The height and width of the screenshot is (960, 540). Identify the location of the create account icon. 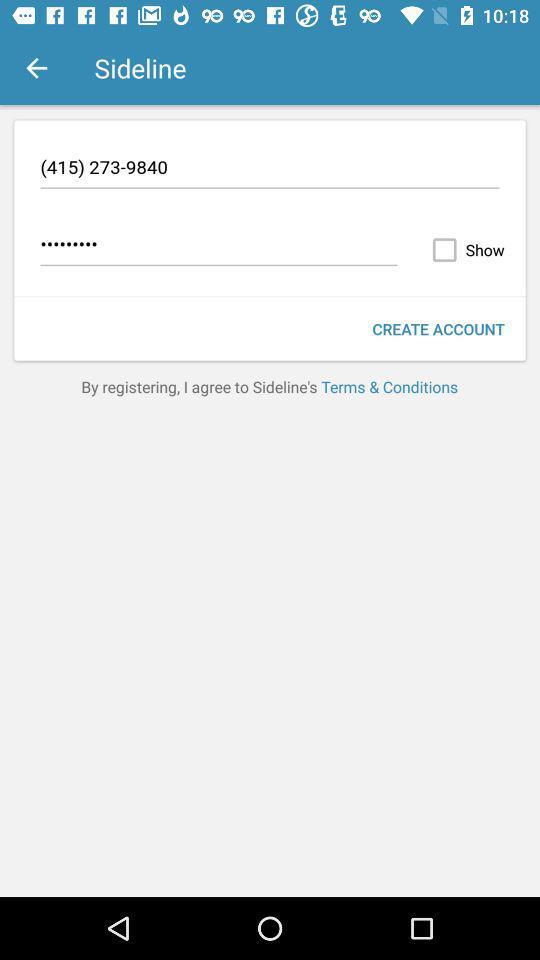
(437, 329).